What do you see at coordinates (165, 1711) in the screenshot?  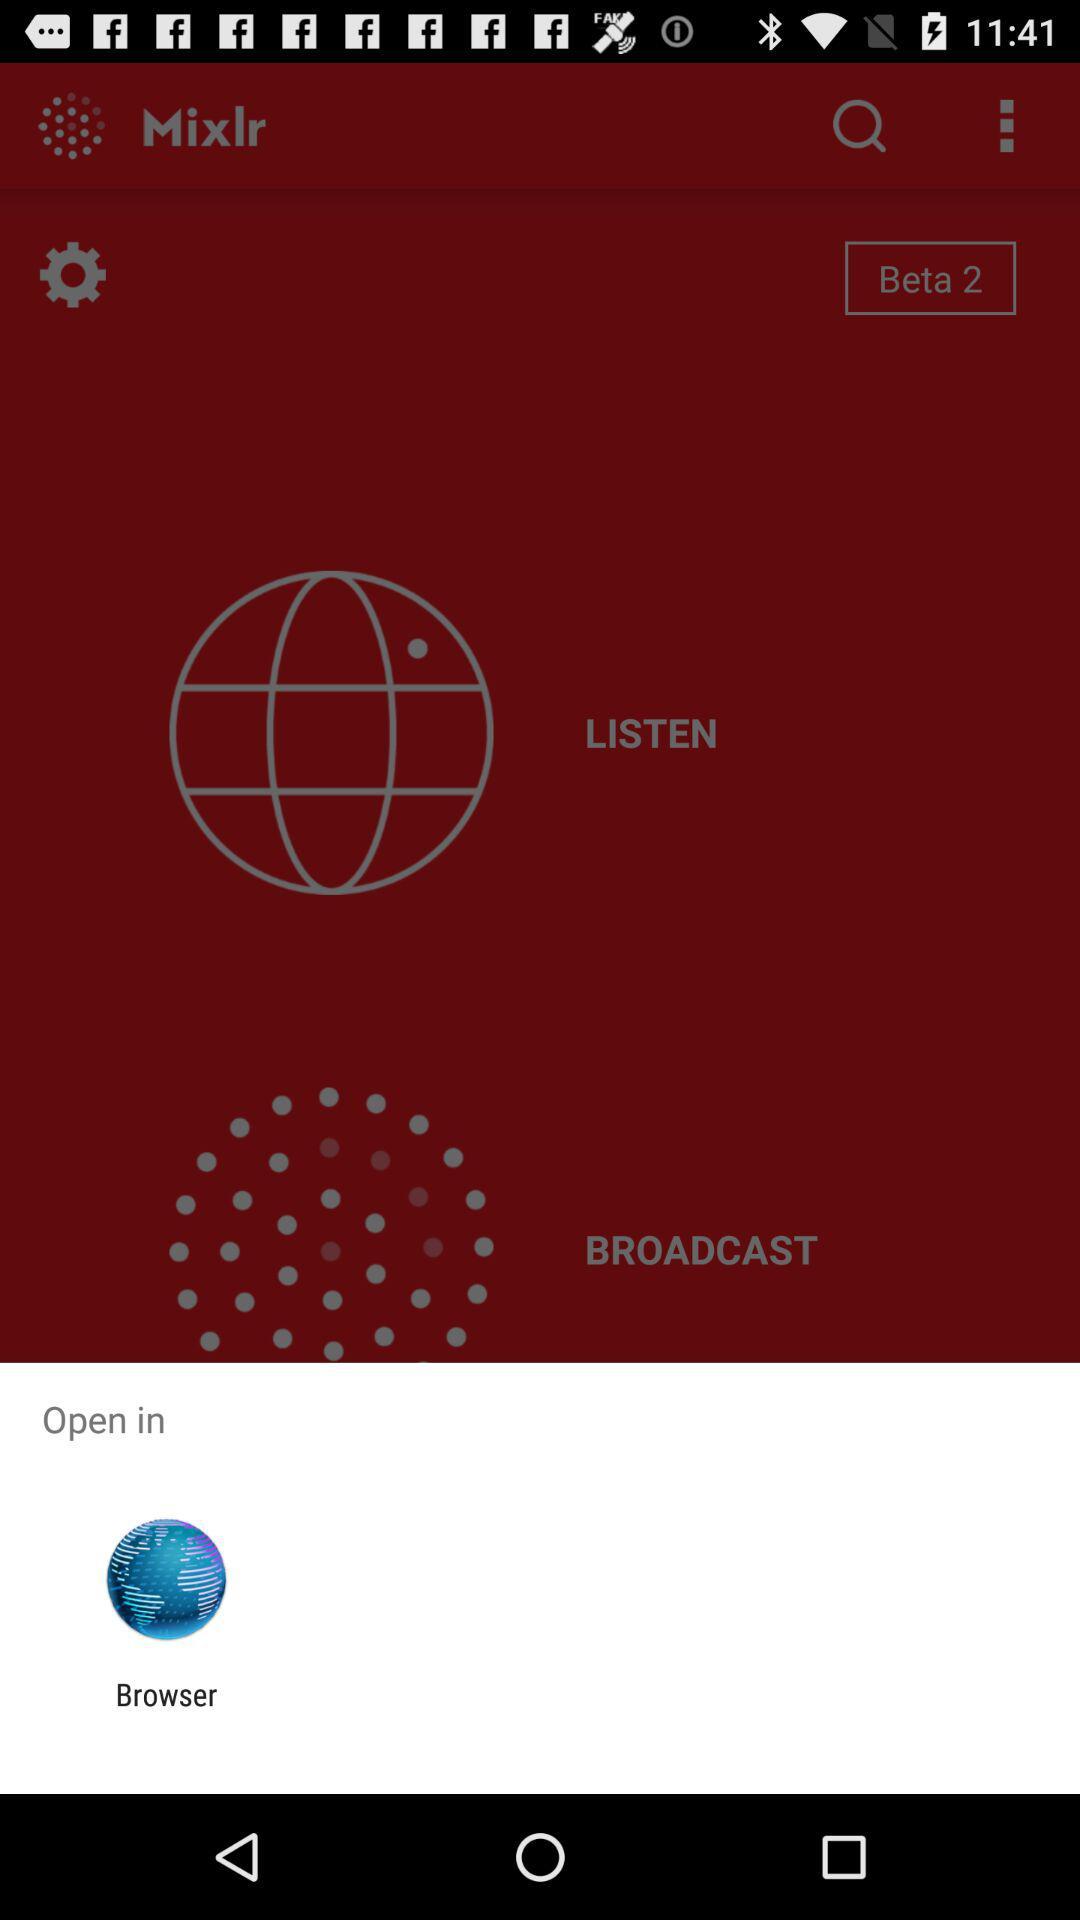 I see `the browser icon` at bounding box center [165, 1711].